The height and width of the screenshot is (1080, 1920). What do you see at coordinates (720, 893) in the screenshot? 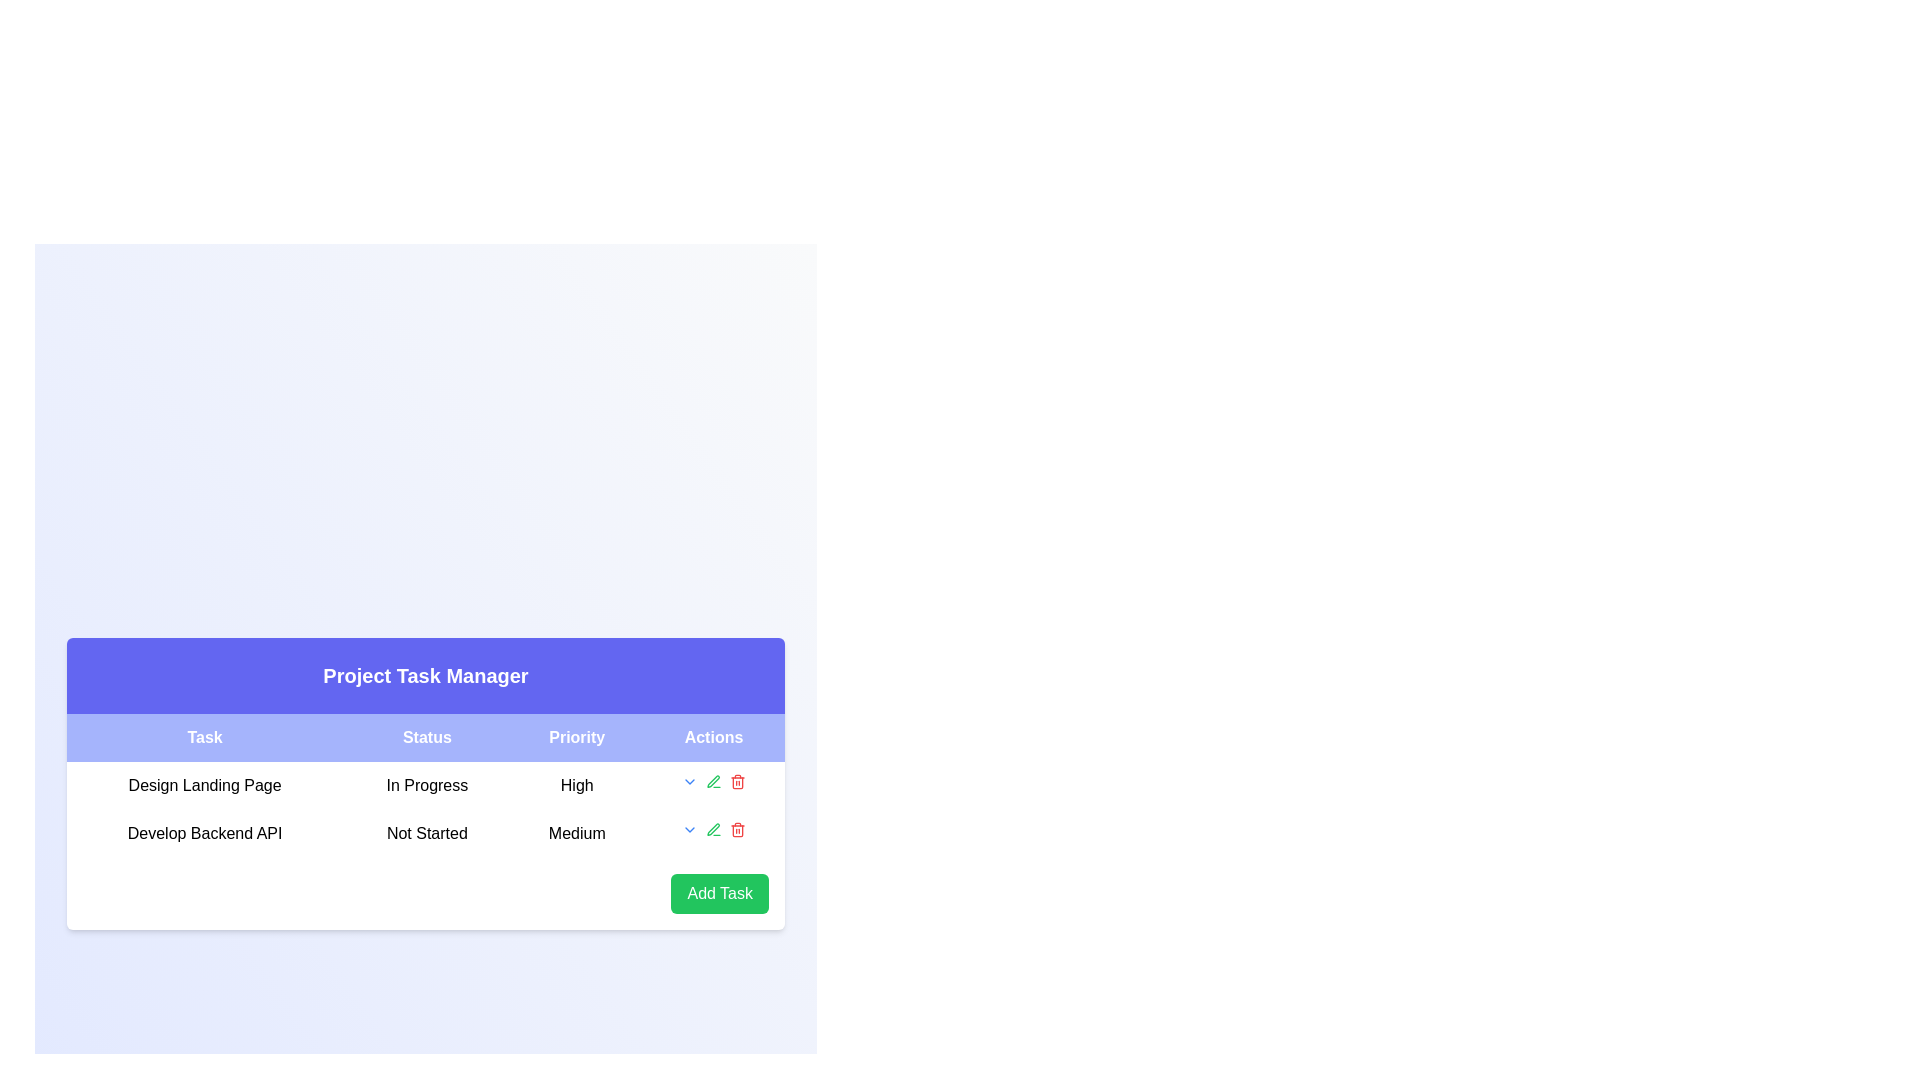
I see `the 'Add Task' button, which is a rectangular button with a green background and rounded corners` at bounding box center [720, 893].